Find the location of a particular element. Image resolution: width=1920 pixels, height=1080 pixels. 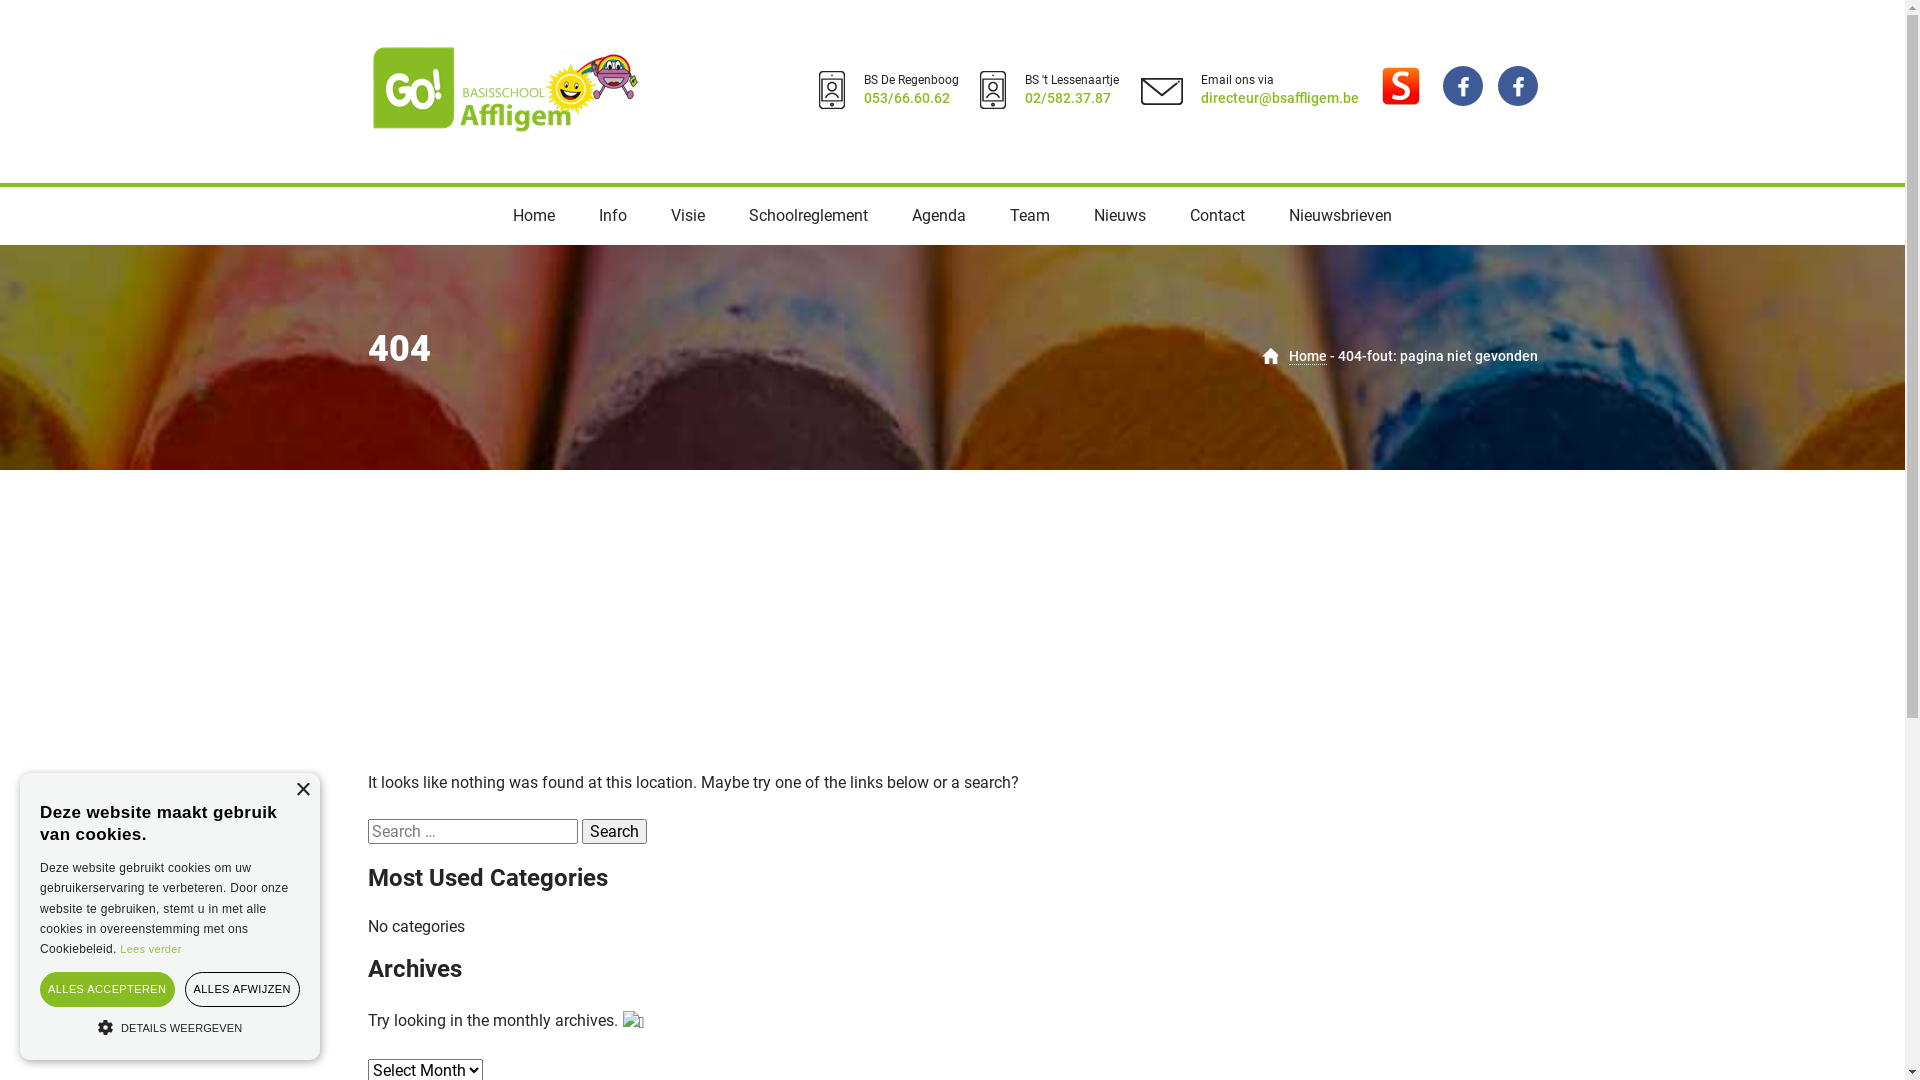

'Lees verder' is located at coordinates (119, 947).